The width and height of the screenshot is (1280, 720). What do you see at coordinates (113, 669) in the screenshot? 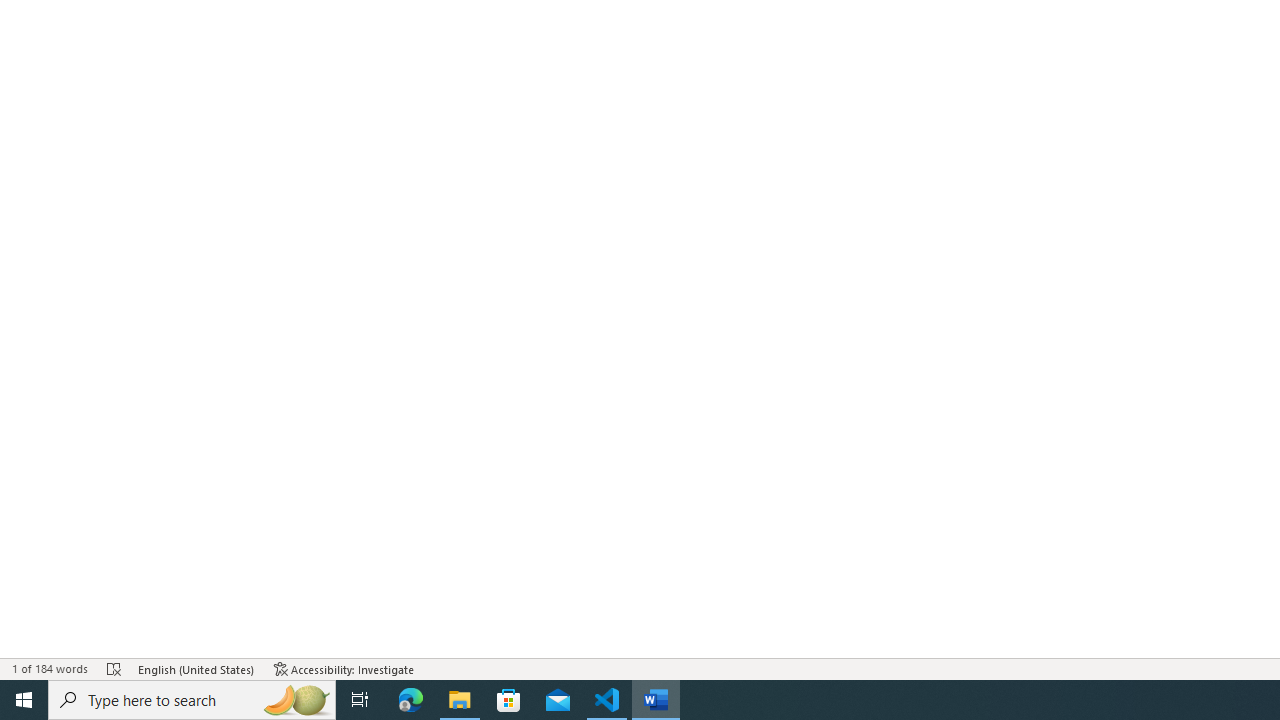
I see `'Spelling and Grammar Check Errors'` at bounding box center [113, 669].